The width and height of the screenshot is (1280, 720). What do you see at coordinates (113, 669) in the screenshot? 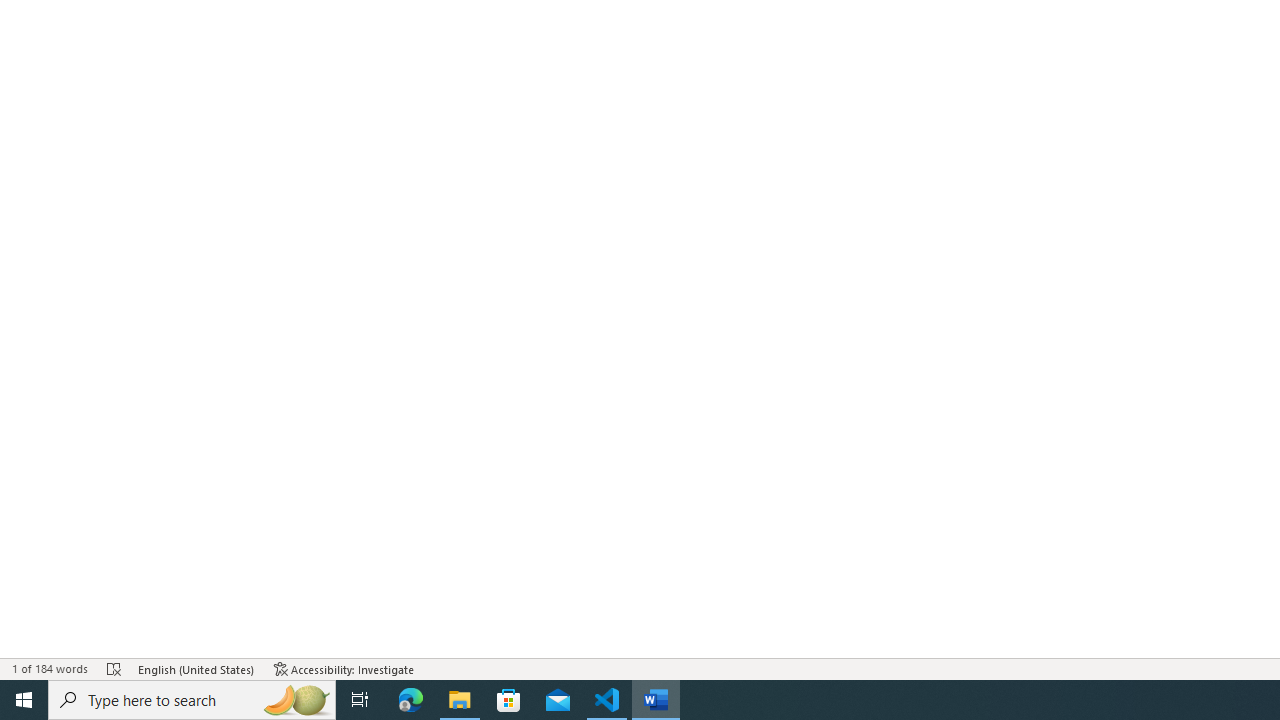
I see `'Spelling and Grammar Check Errors'` at bounding box center [113, 669].